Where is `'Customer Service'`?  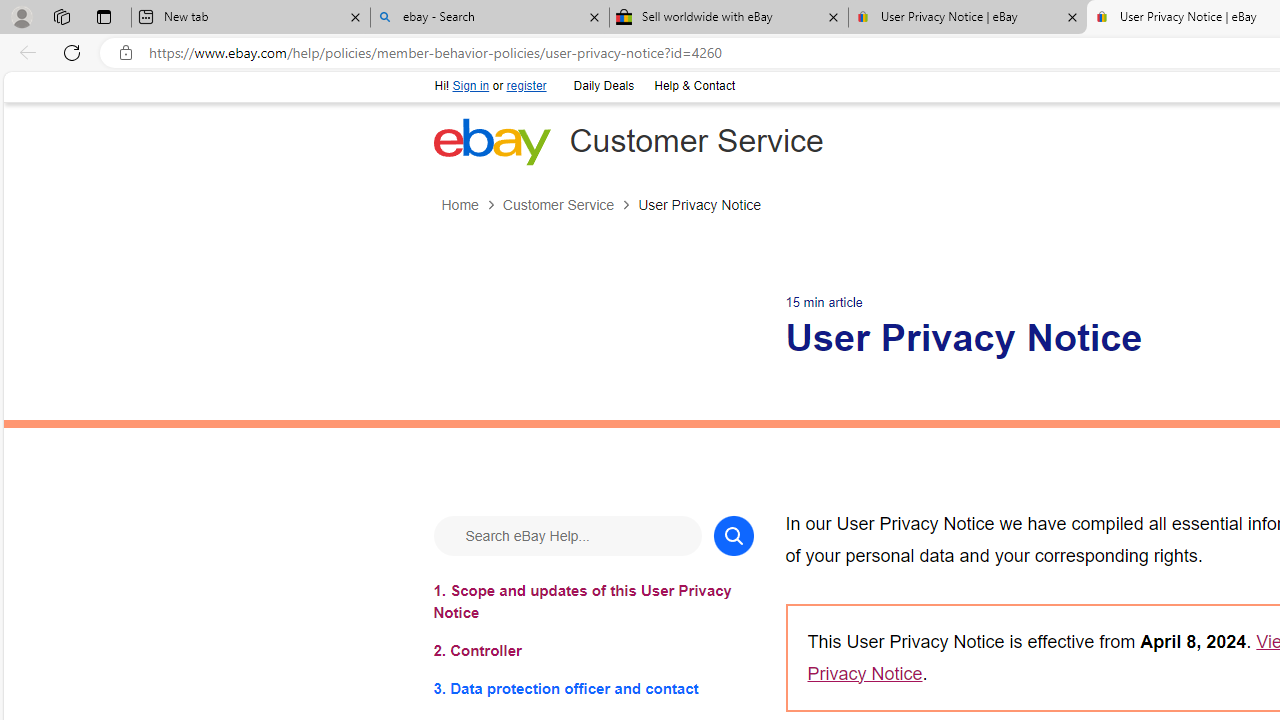
'Customer Service' is located at coordinates (558, 205).